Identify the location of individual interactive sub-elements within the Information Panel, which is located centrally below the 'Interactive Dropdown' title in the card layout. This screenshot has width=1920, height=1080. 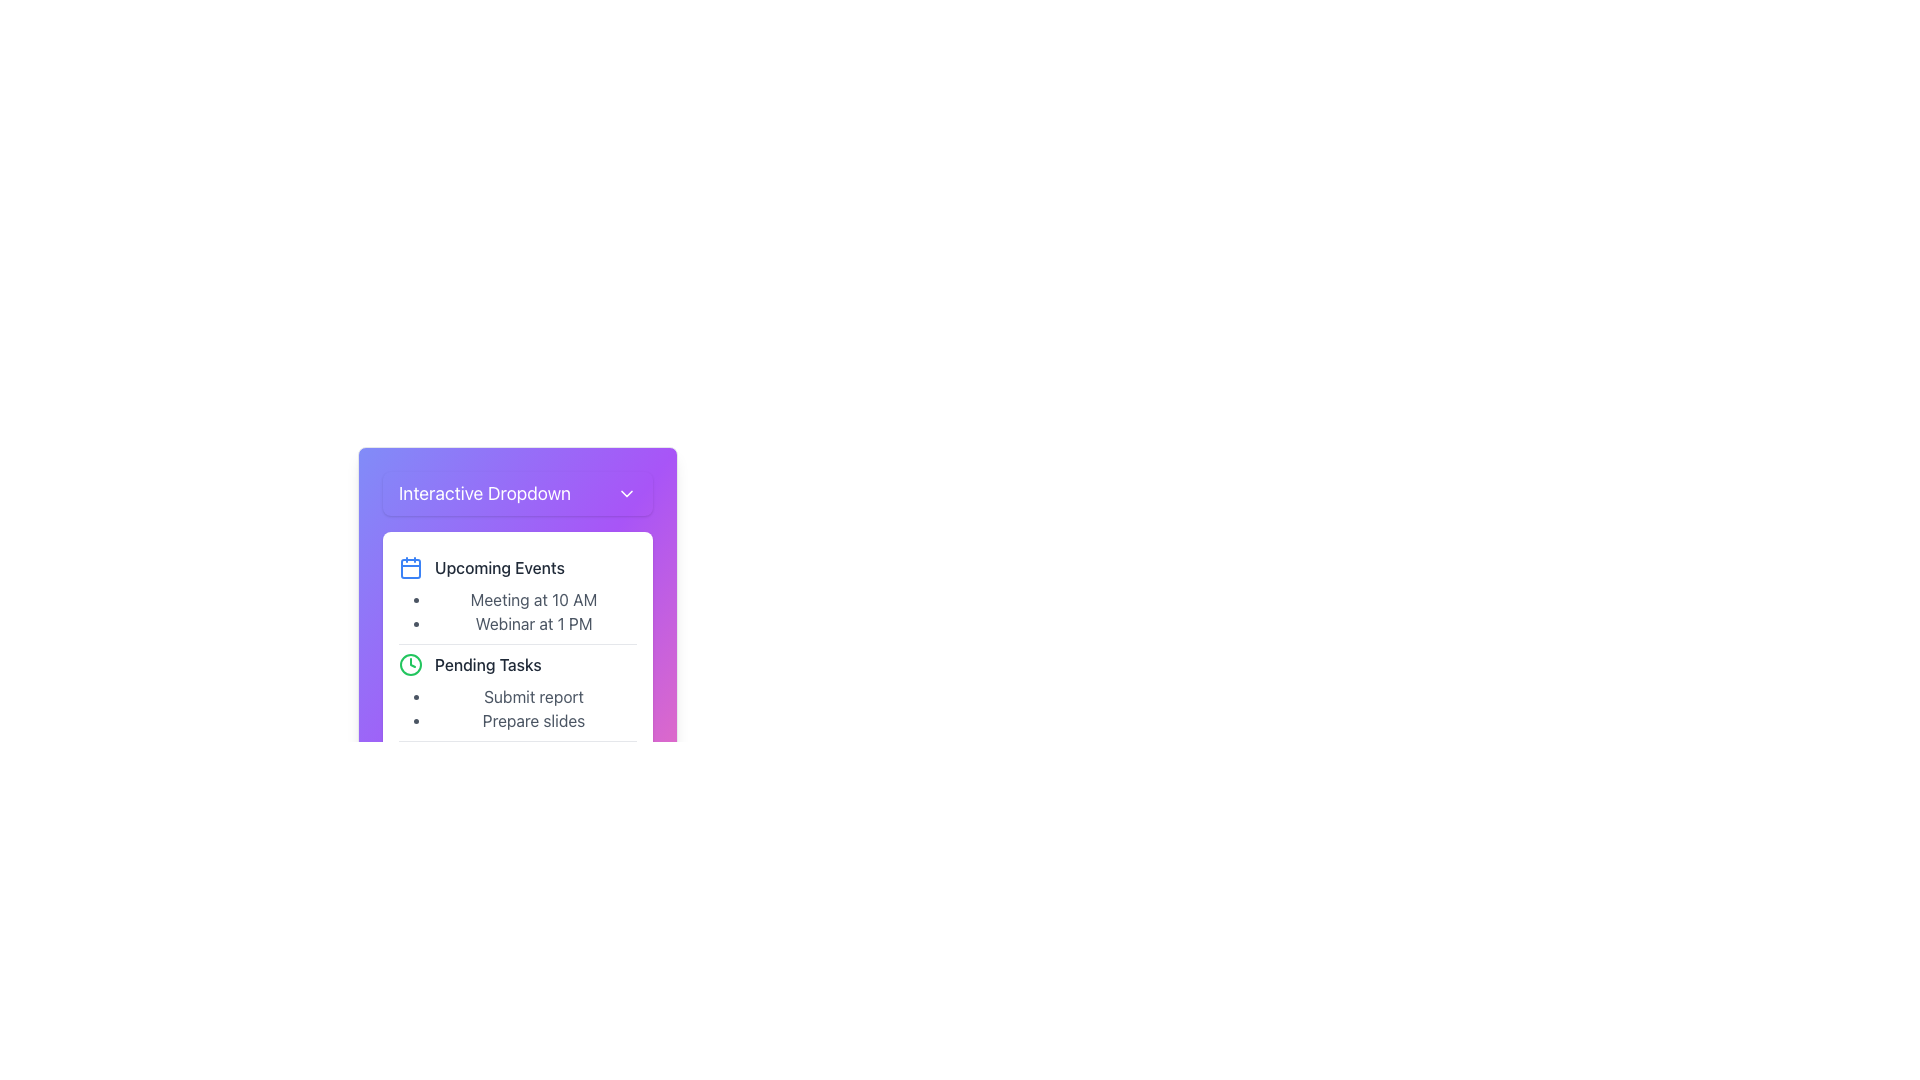
(518, 692).